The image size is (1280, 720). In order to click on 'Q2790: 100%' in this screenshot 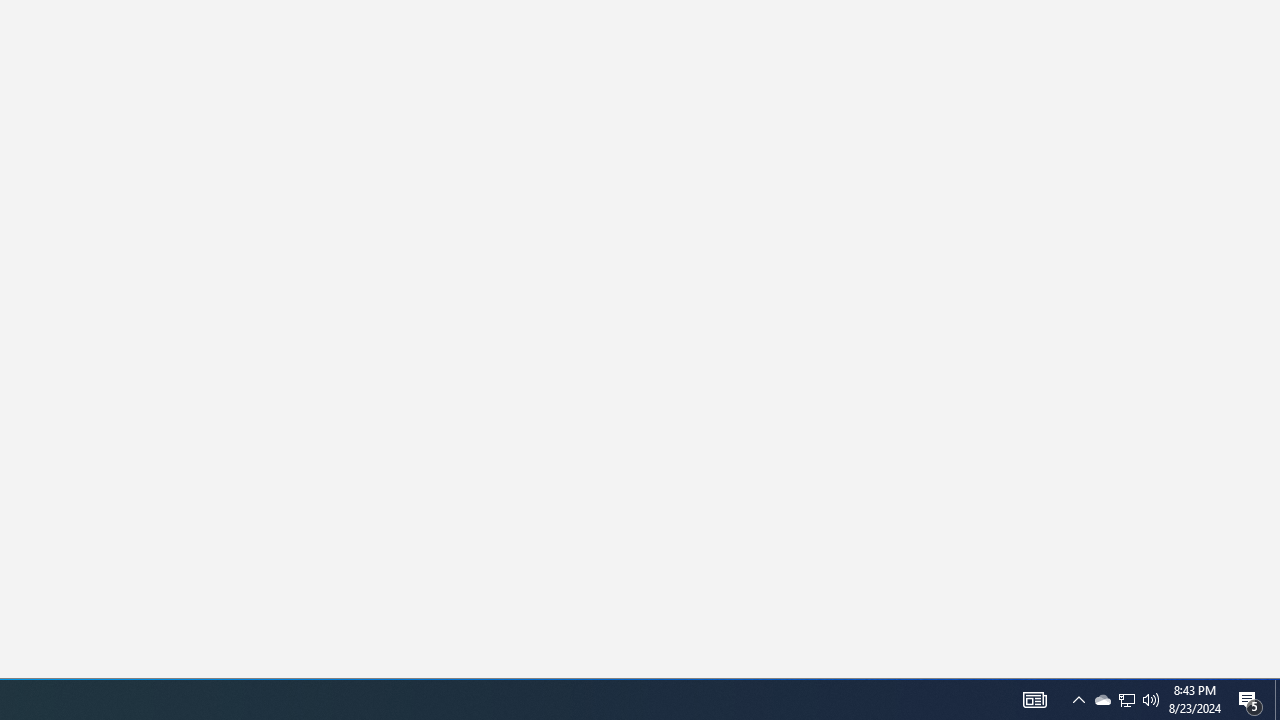, I will do `click(1127, 698)`.